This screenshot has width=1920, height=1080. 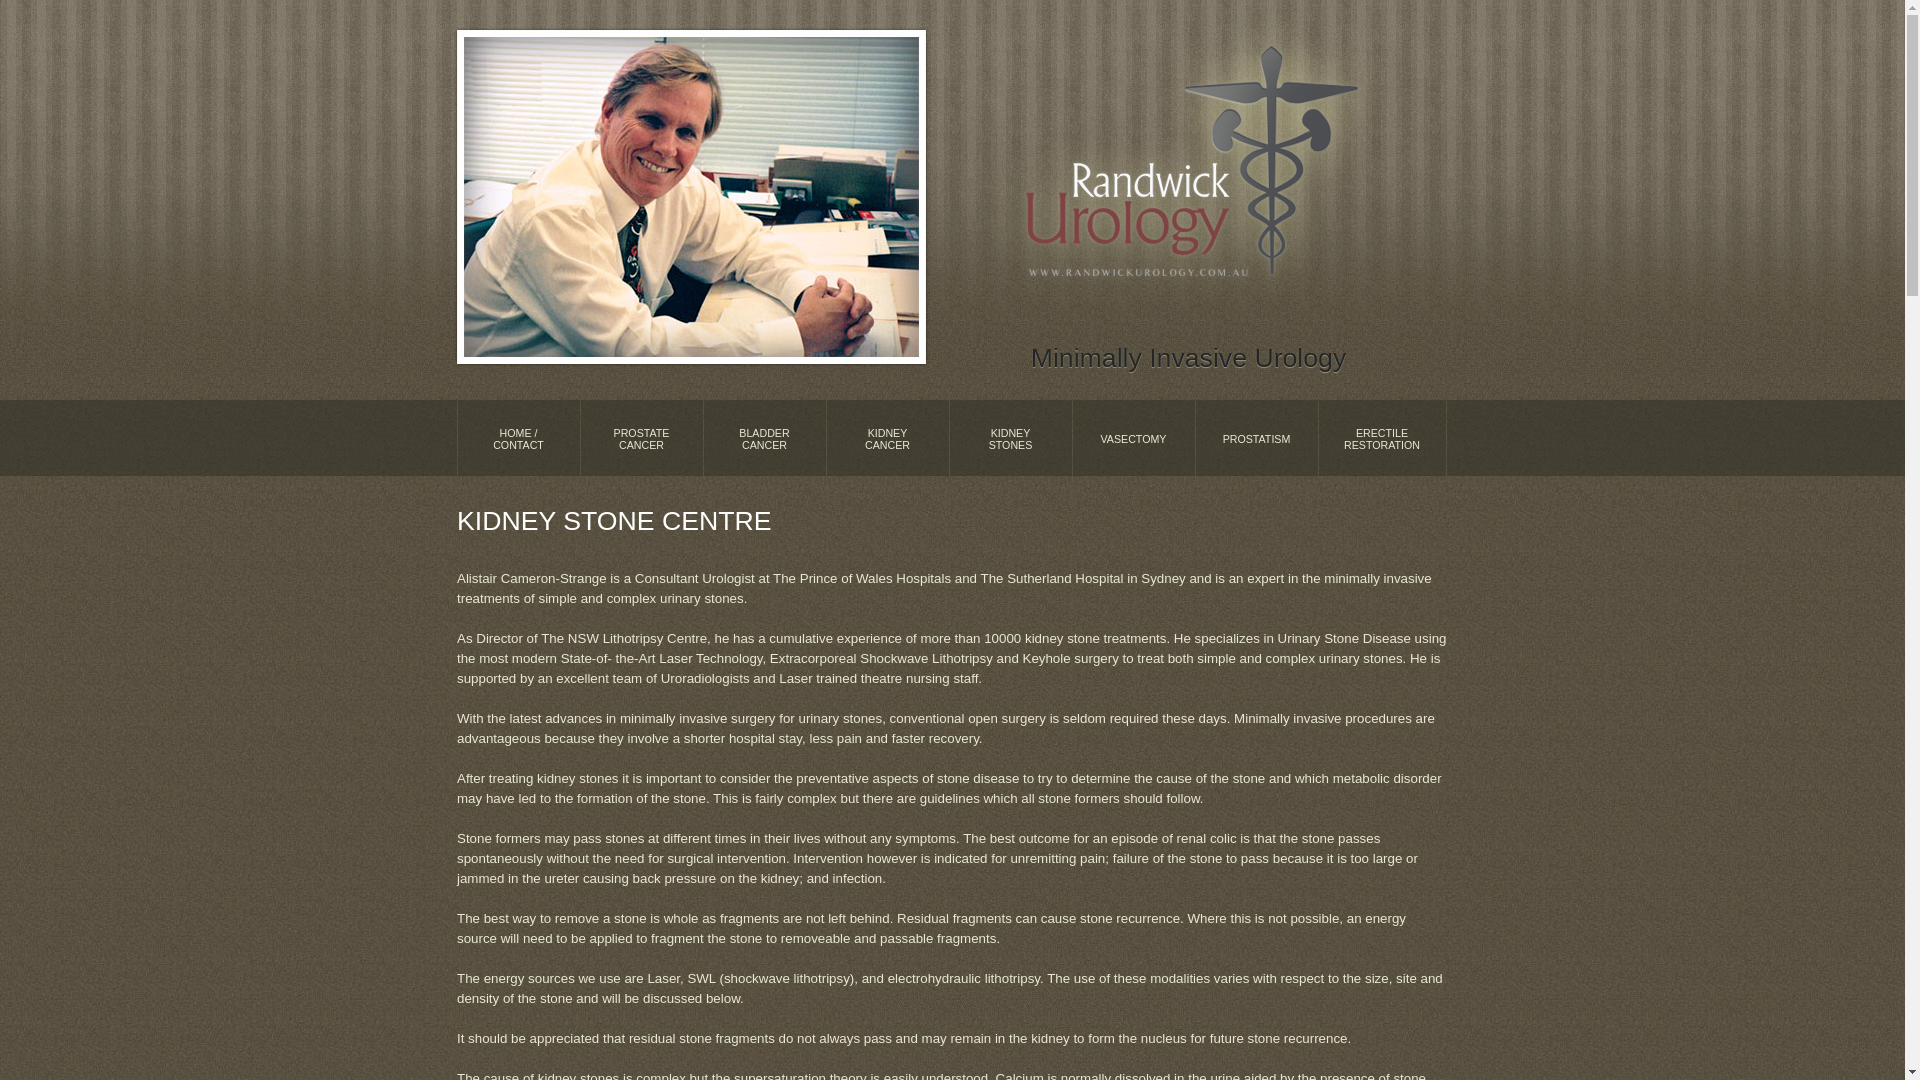 What do you see at coordinates (763, 437) in the screenshot?
I see `'BLADDER` at bounding box center [763, 437].